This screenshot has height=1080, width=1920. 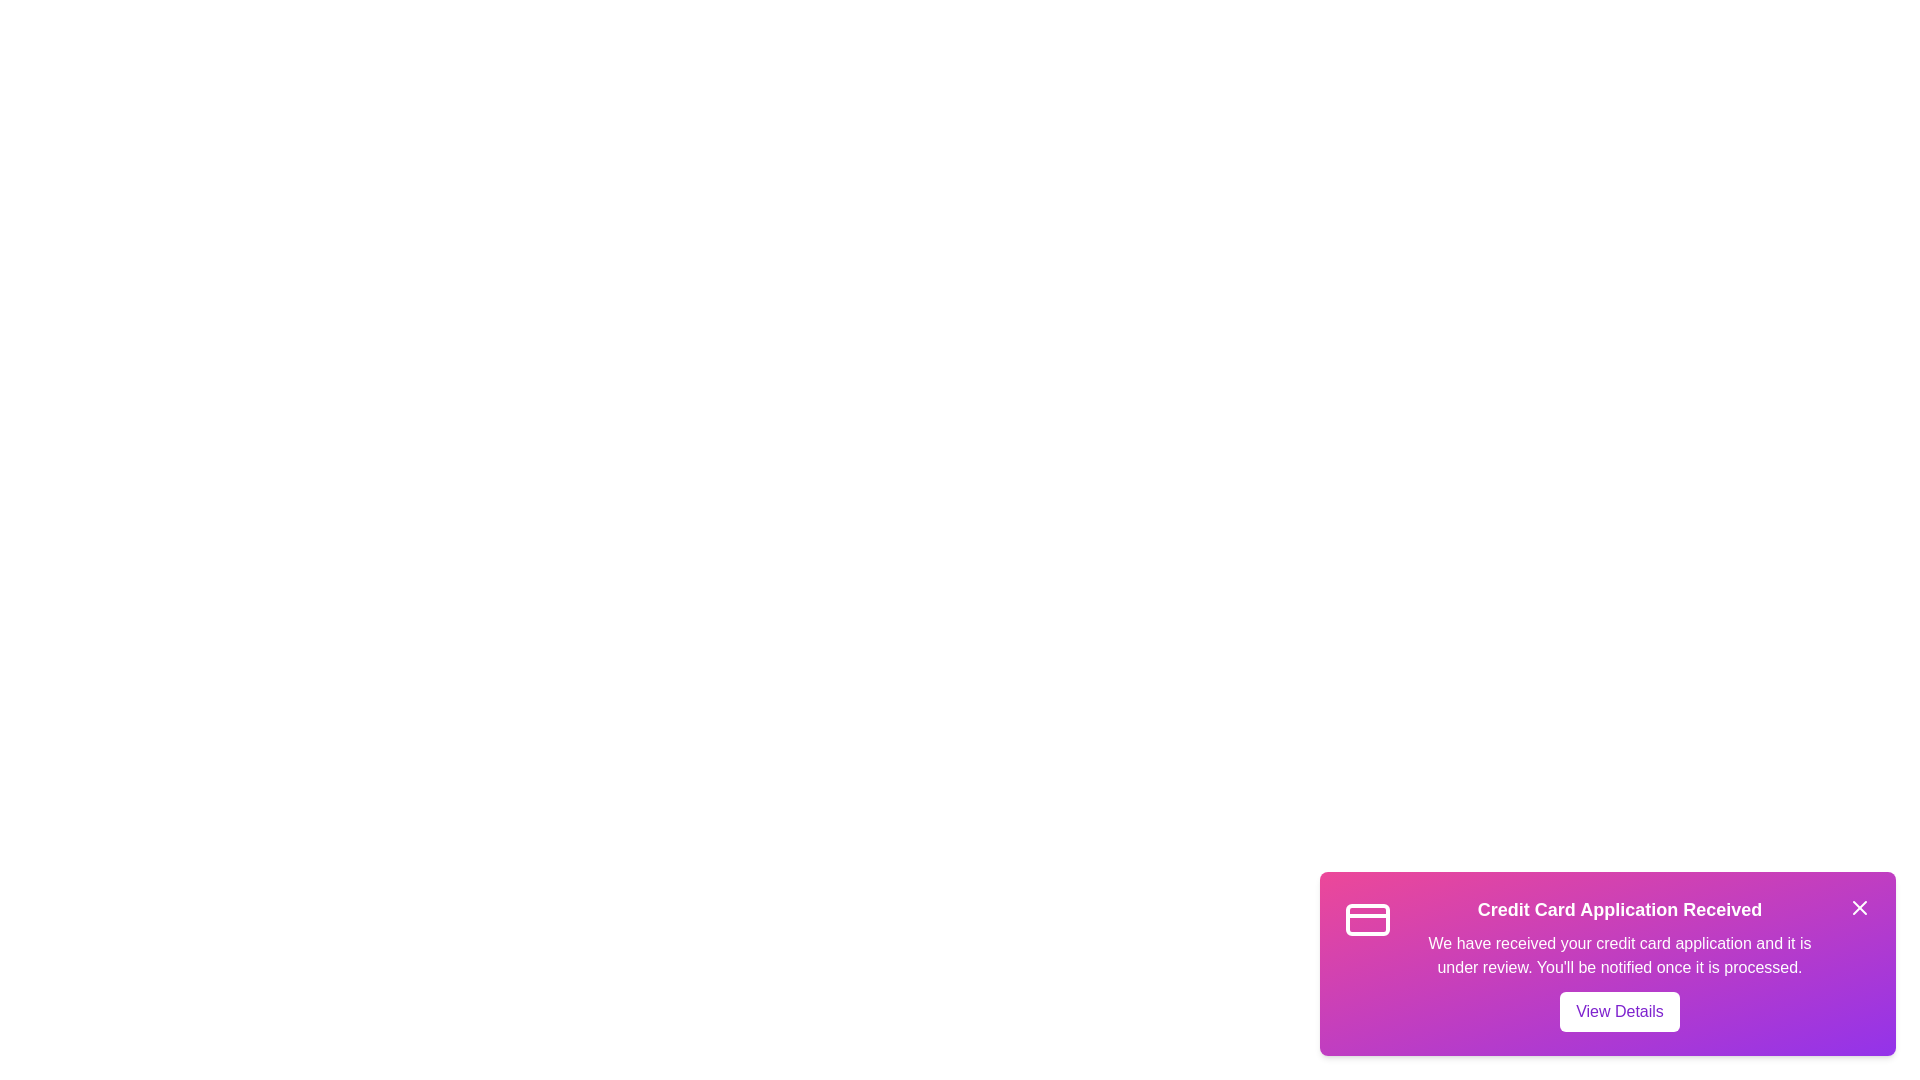 What do you see at coordinates (1859, 907) in the screenshot?
I see `the 'Close' button to dismiss the notification` at bounding box center [1859, 907].